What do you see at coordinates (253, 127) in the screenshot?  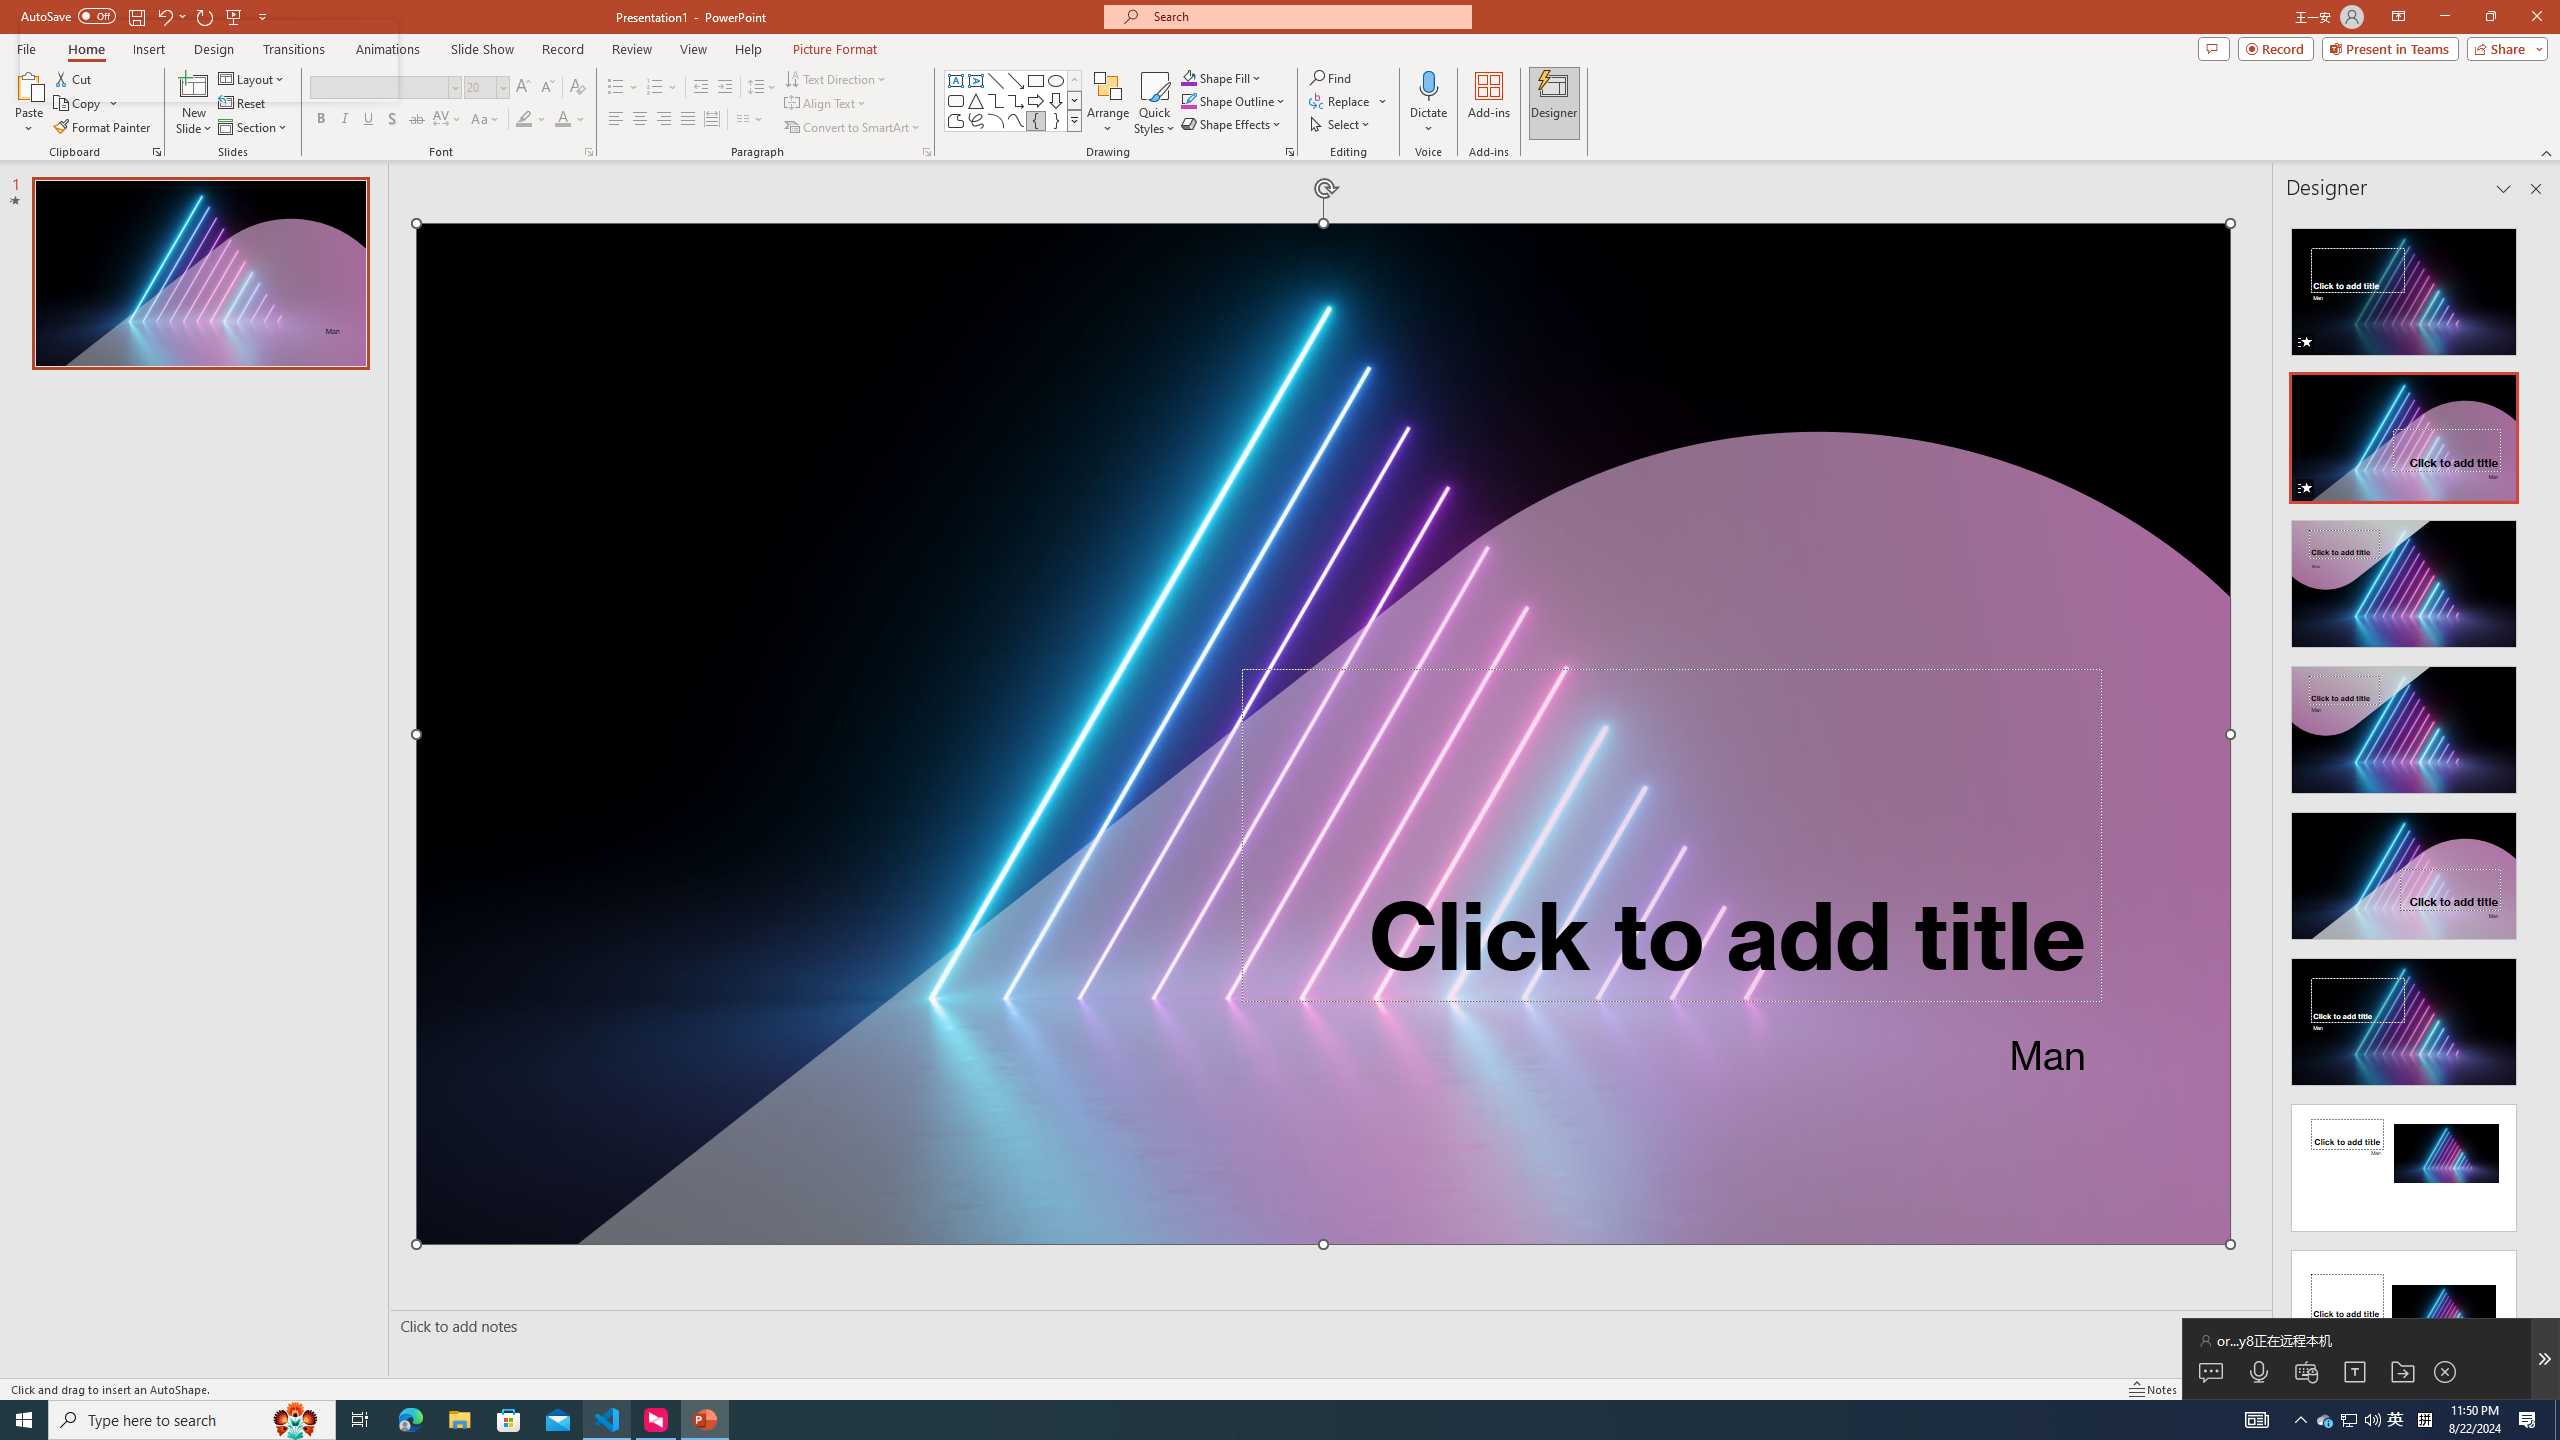 I see `'Section'` at bounding box center [253, 127].